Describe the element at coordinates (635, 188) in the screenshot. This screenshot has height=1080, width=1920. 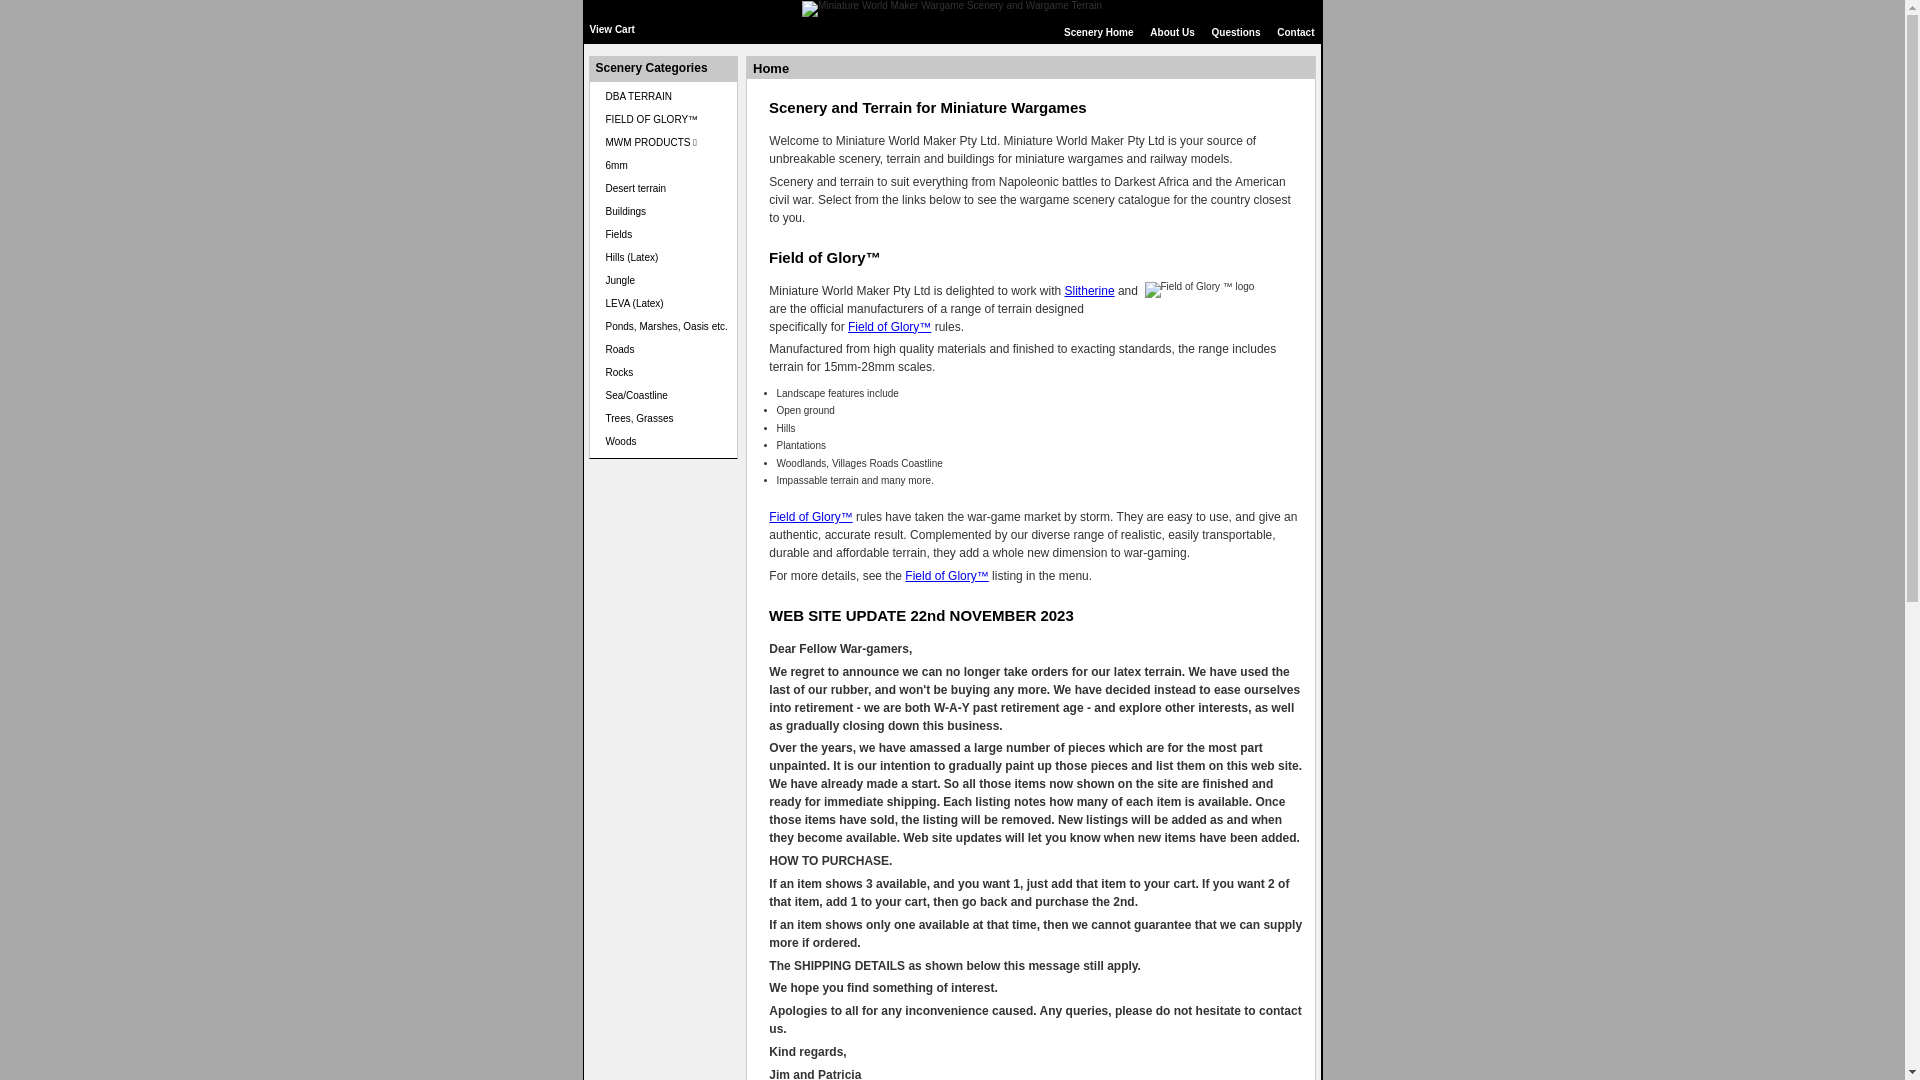
I see `'Desert terrain'` at that location.